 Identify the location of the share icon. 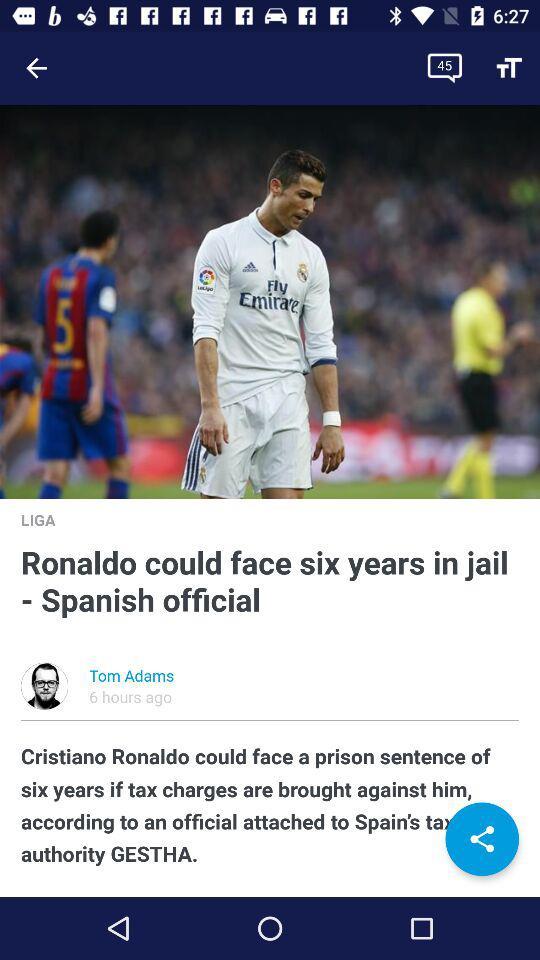
(481, 839).